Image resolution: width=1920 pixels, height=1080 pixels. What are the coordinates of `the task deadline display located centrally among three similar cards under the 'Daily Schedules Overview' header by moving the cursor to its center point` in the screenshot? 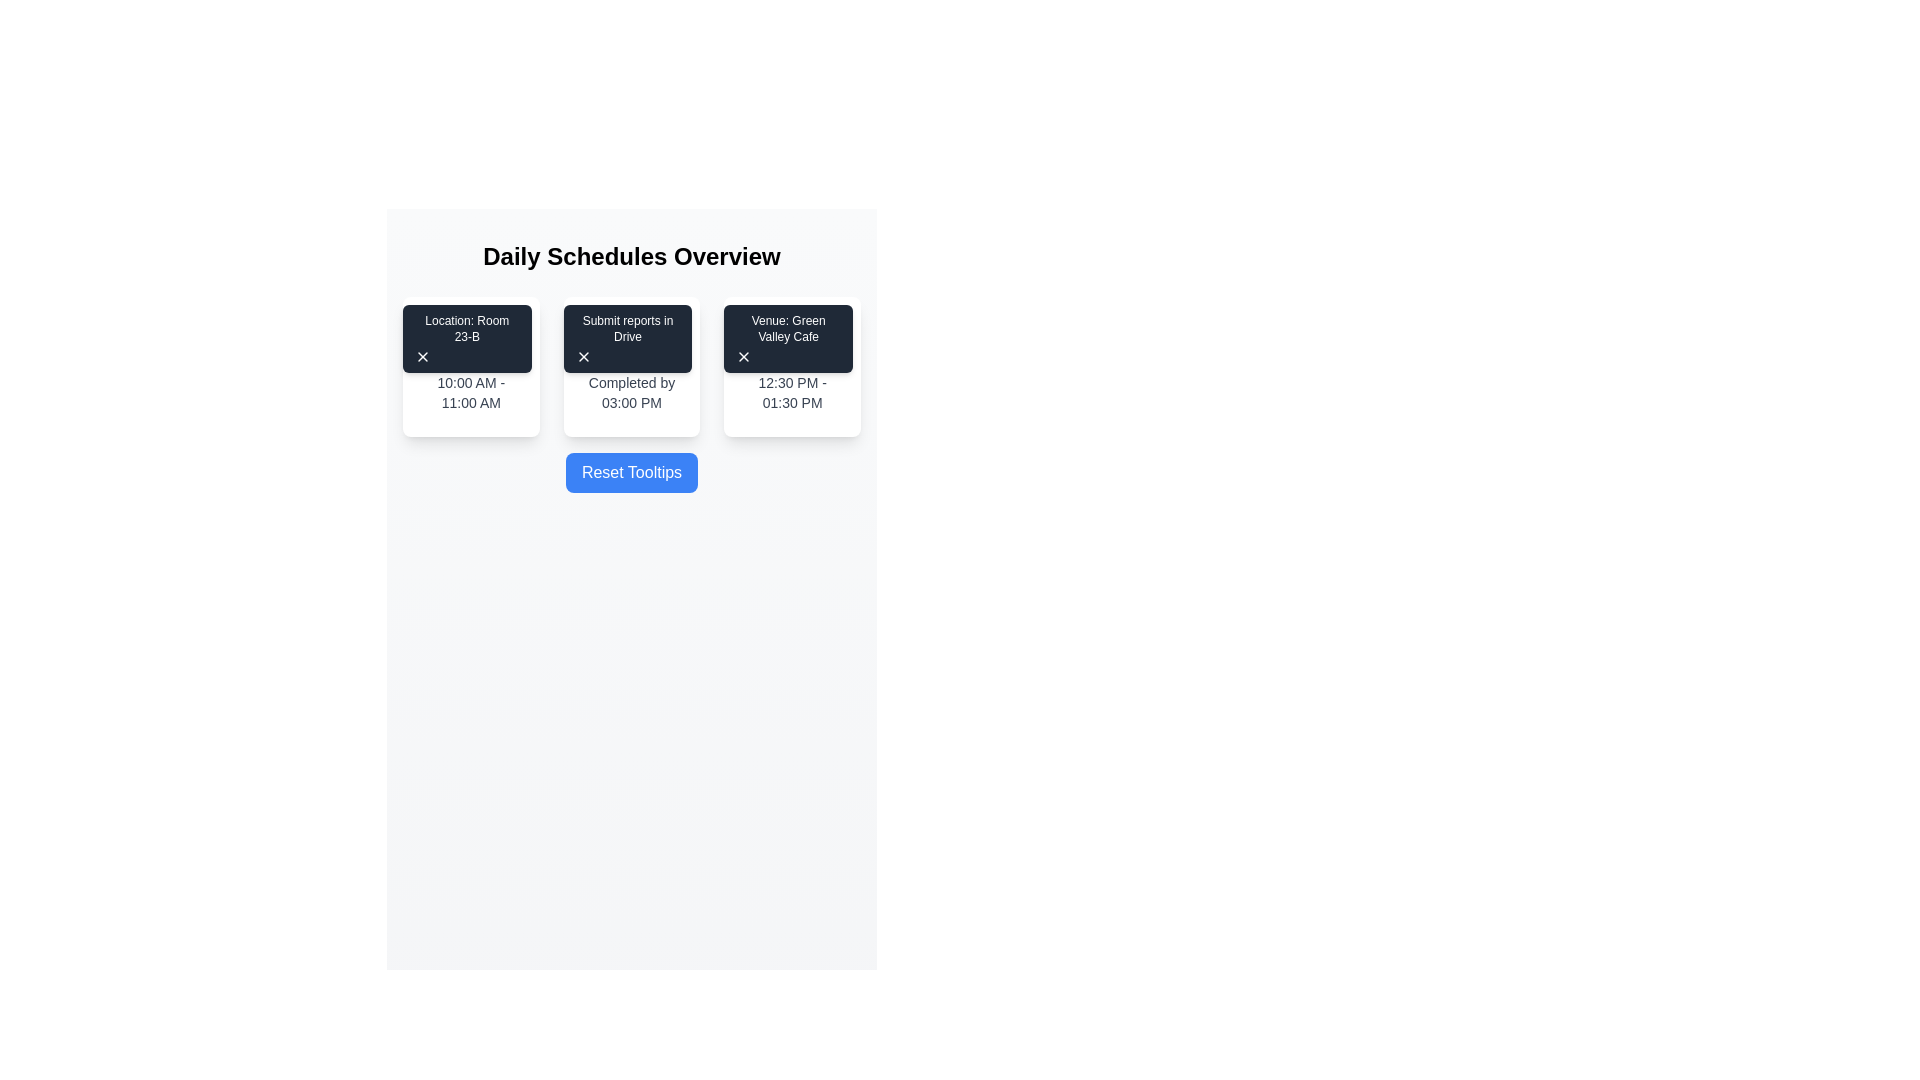 It's located at (631, 366).